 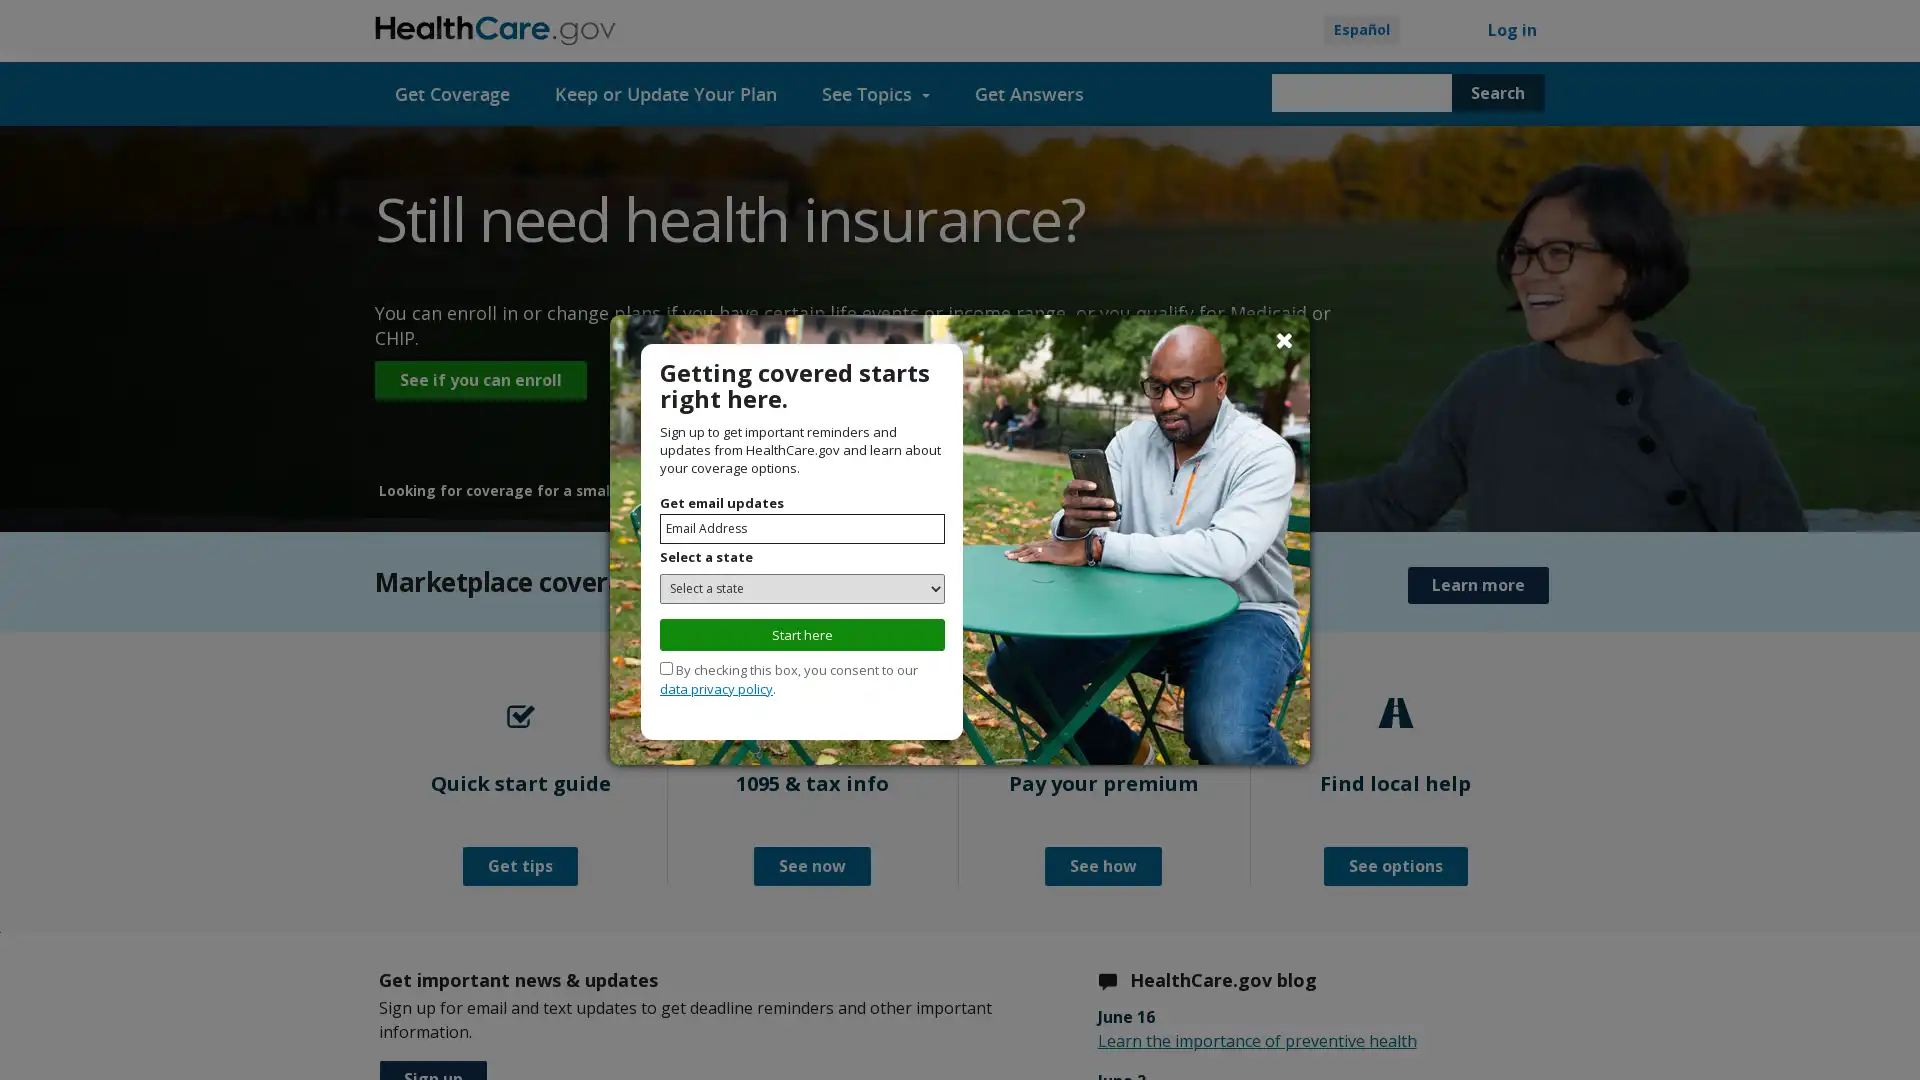 What do you see at coordinates (876, 93) in the screenshot?
I see `See Topics Has subitems` at bounding box center [876, 93].